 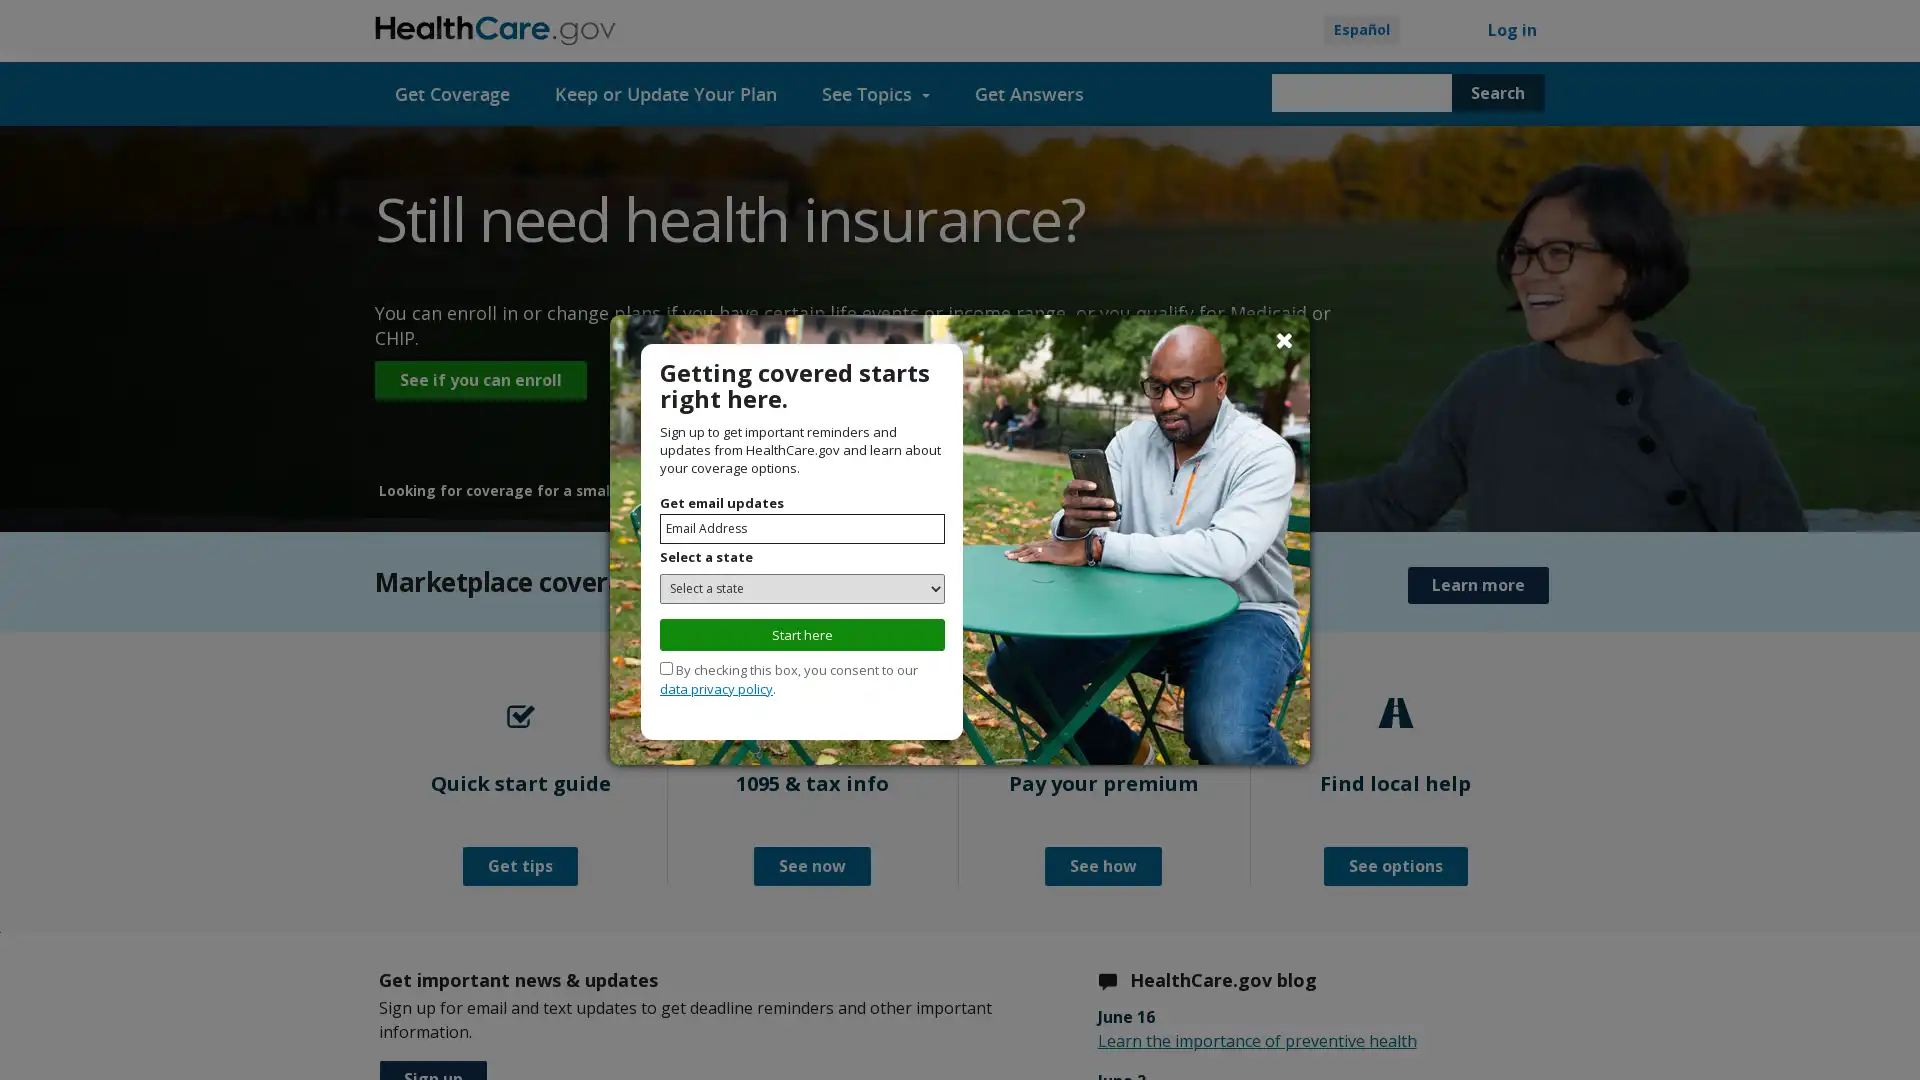 What do you see at coordinates (876, 93) in the screenshot?
I see `See Topics Has subitems` at bounding box center [876, 93].